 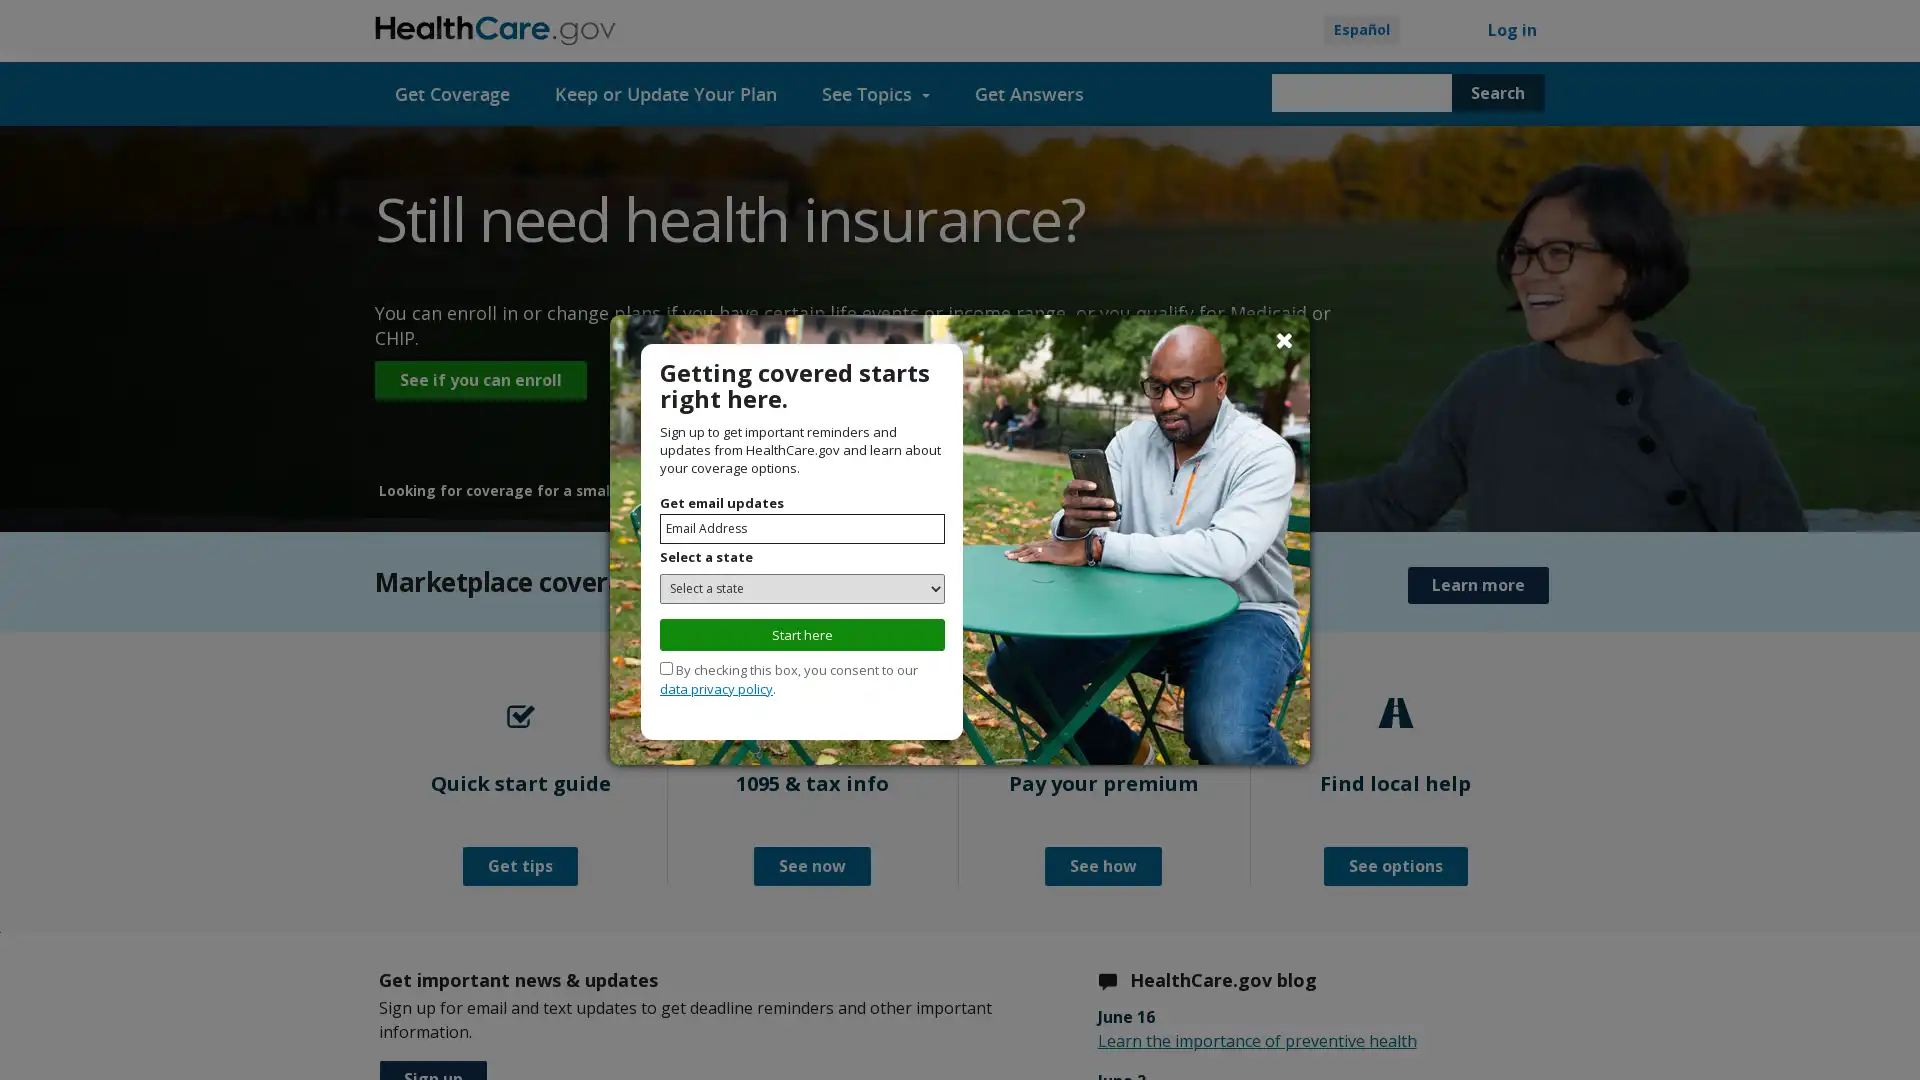 What do you see at coordinates (876, 93) in the screenshot?
I see `See Topics Has subitems` at bounding box center [876, 93].